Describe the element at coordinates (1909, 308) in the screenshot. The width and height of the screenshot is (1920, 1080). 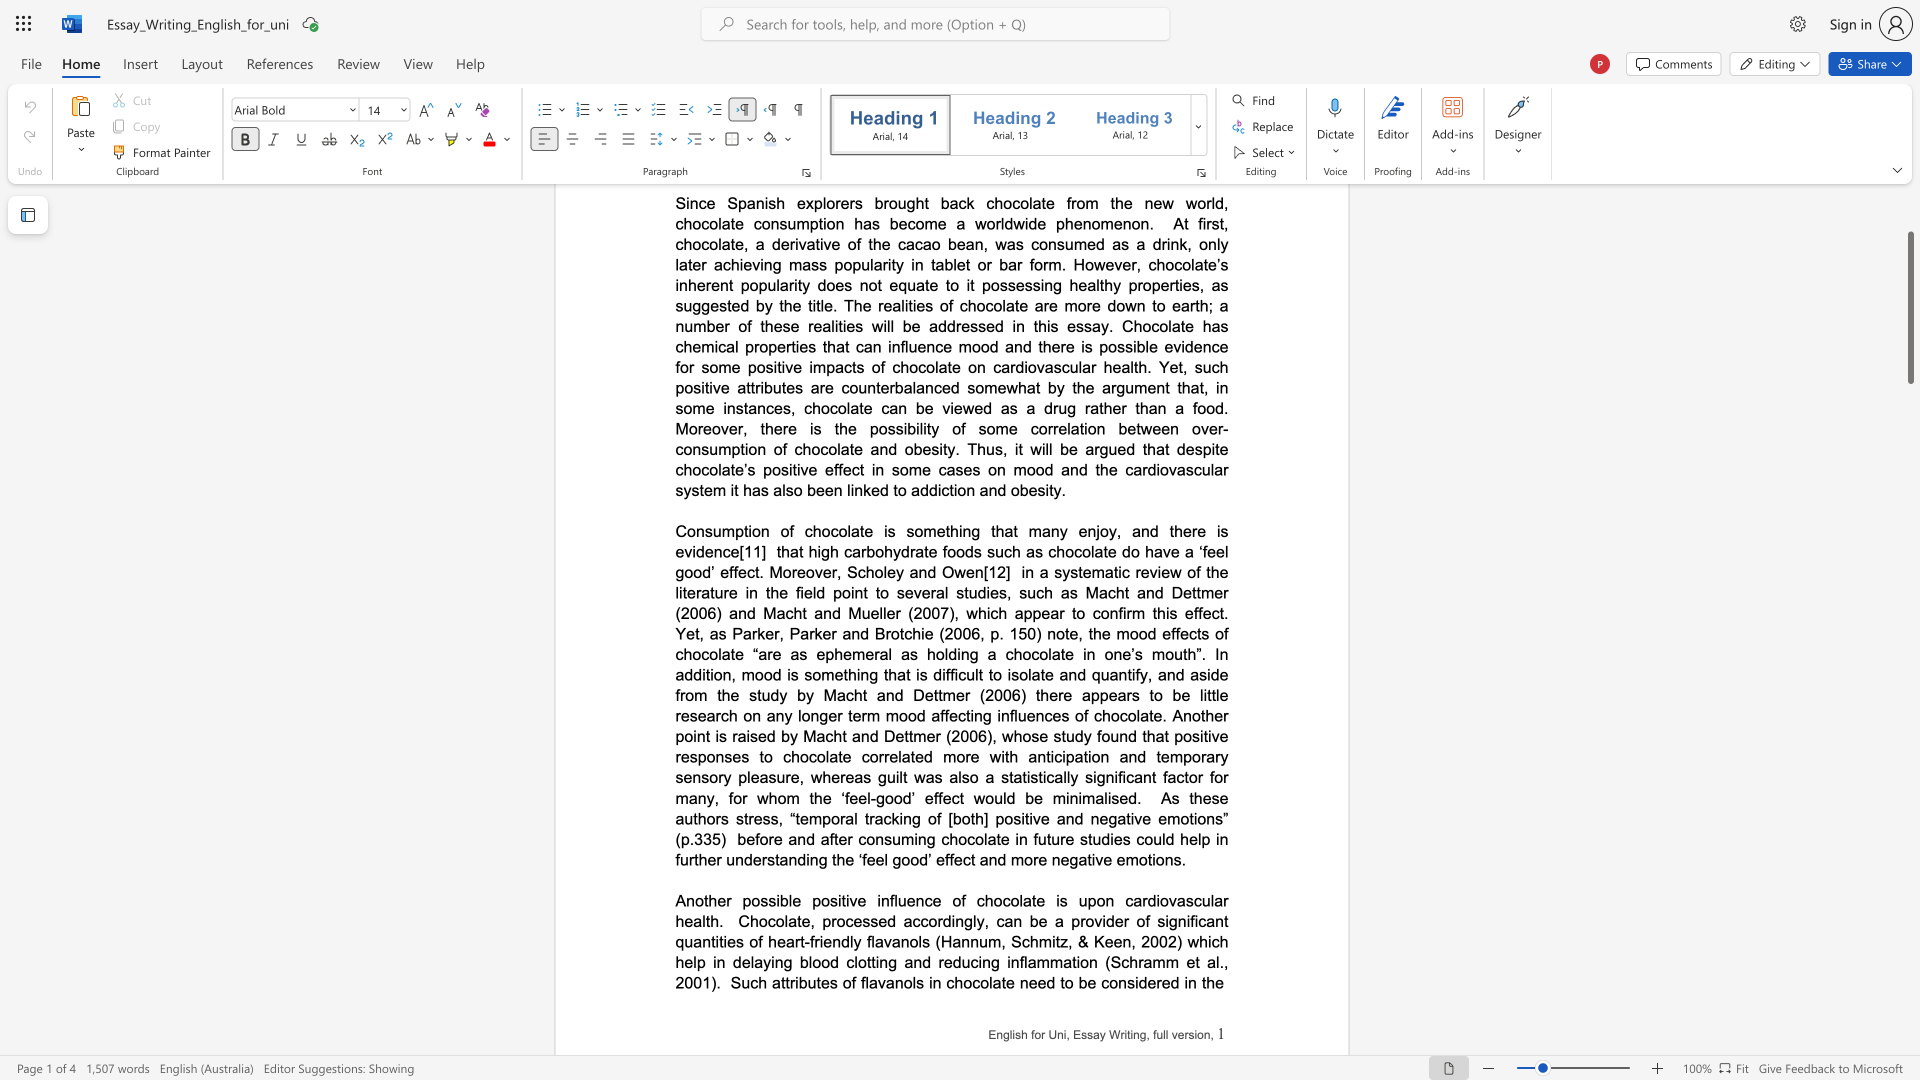
I see `the scrollbar and move down 100 pixels` at that location.